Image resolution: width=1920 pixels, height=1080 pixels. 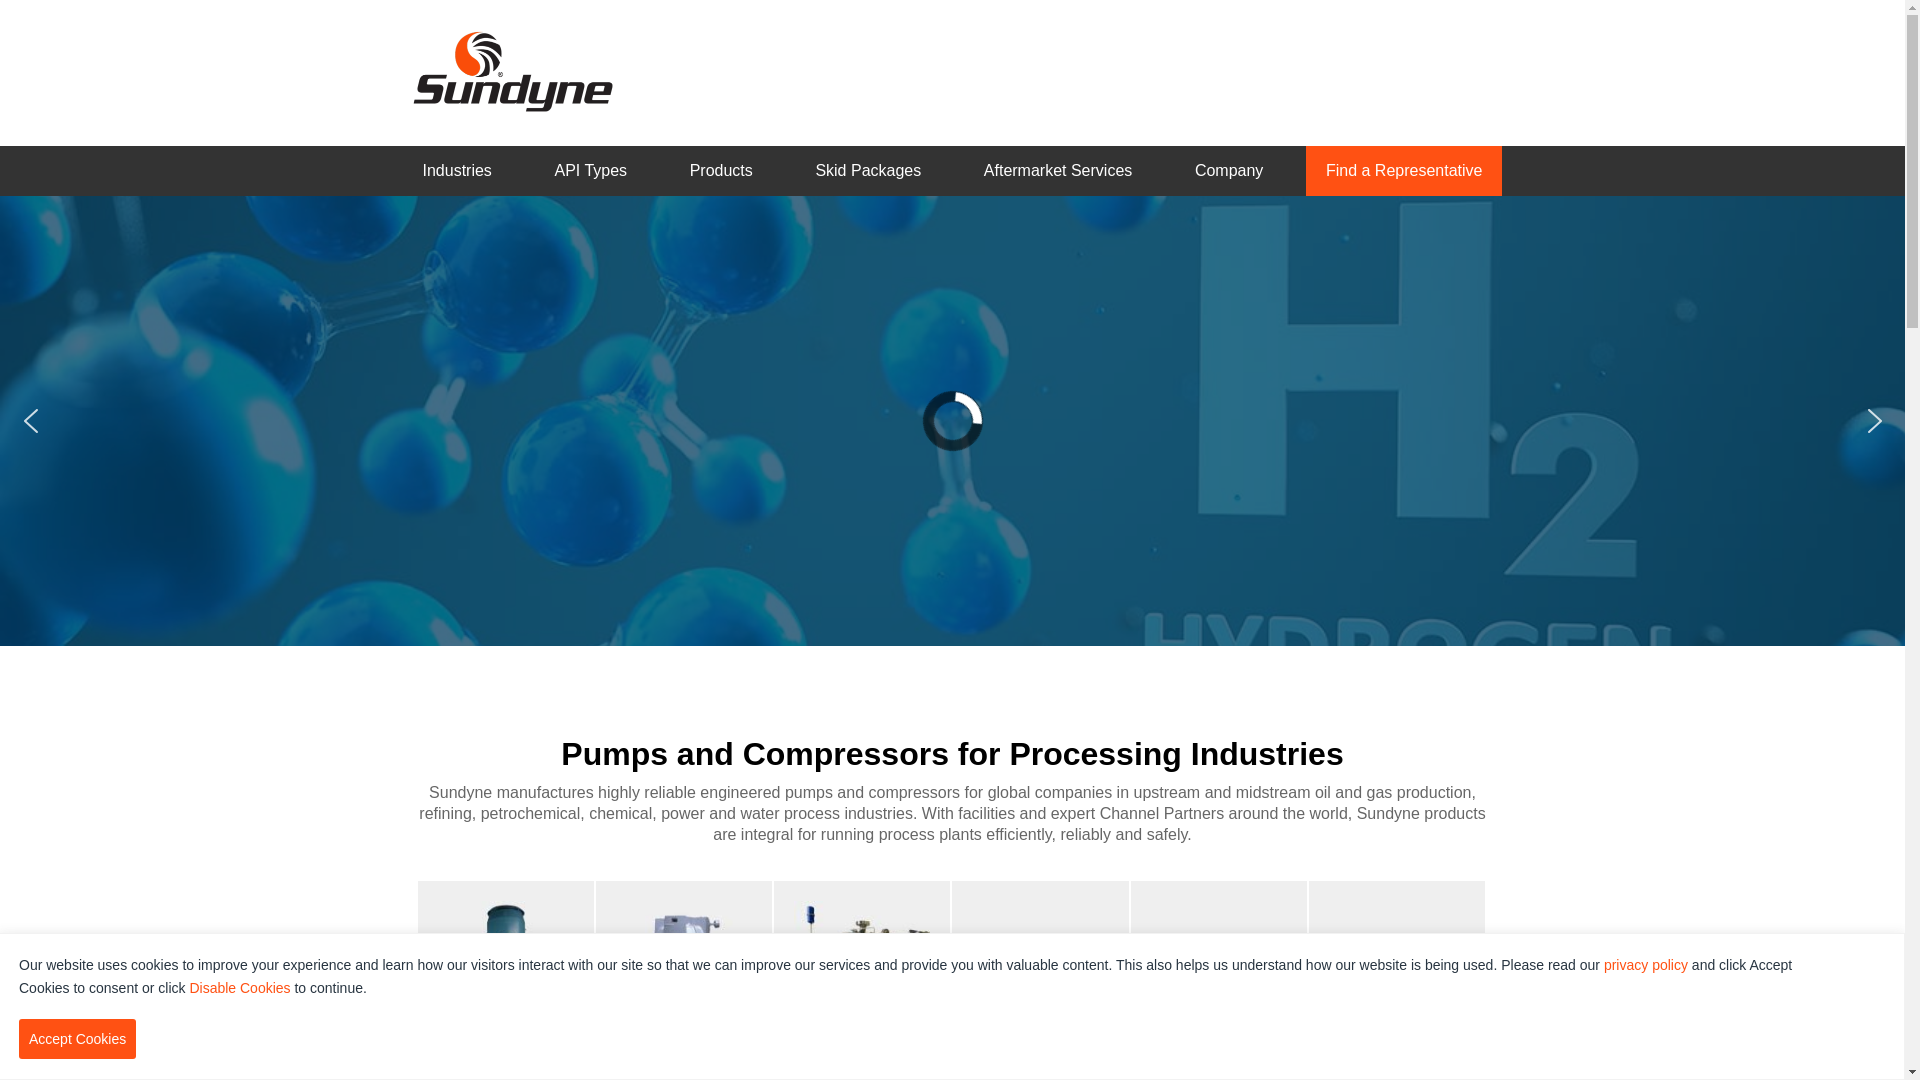 What do you see at coordinates (1403, 170) in the screenshot?
I see `'Find a Representative'` at bounding box center [1403, 170].